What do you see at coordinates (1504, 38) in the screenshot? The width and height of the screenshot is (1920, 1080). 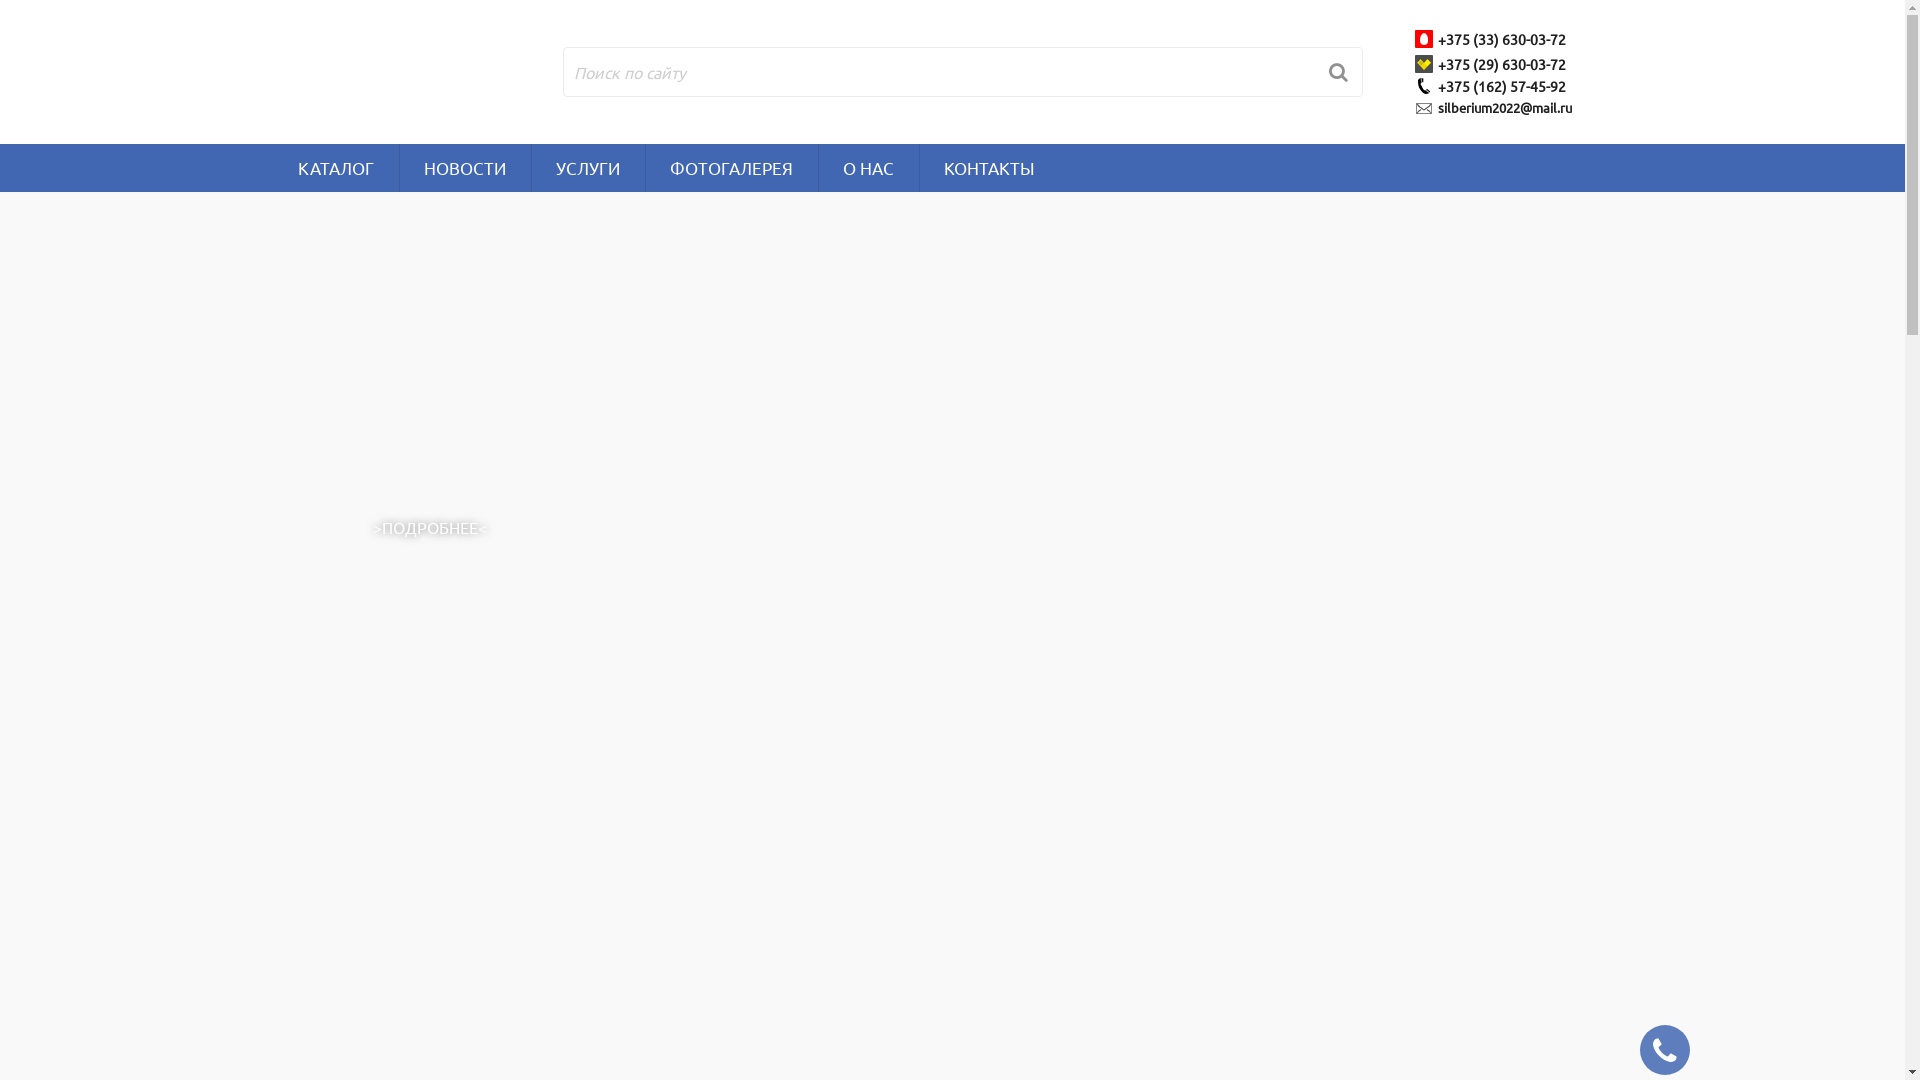 I see `'+375 (33) 630-03-72'` at bounding box center [1504, 38].